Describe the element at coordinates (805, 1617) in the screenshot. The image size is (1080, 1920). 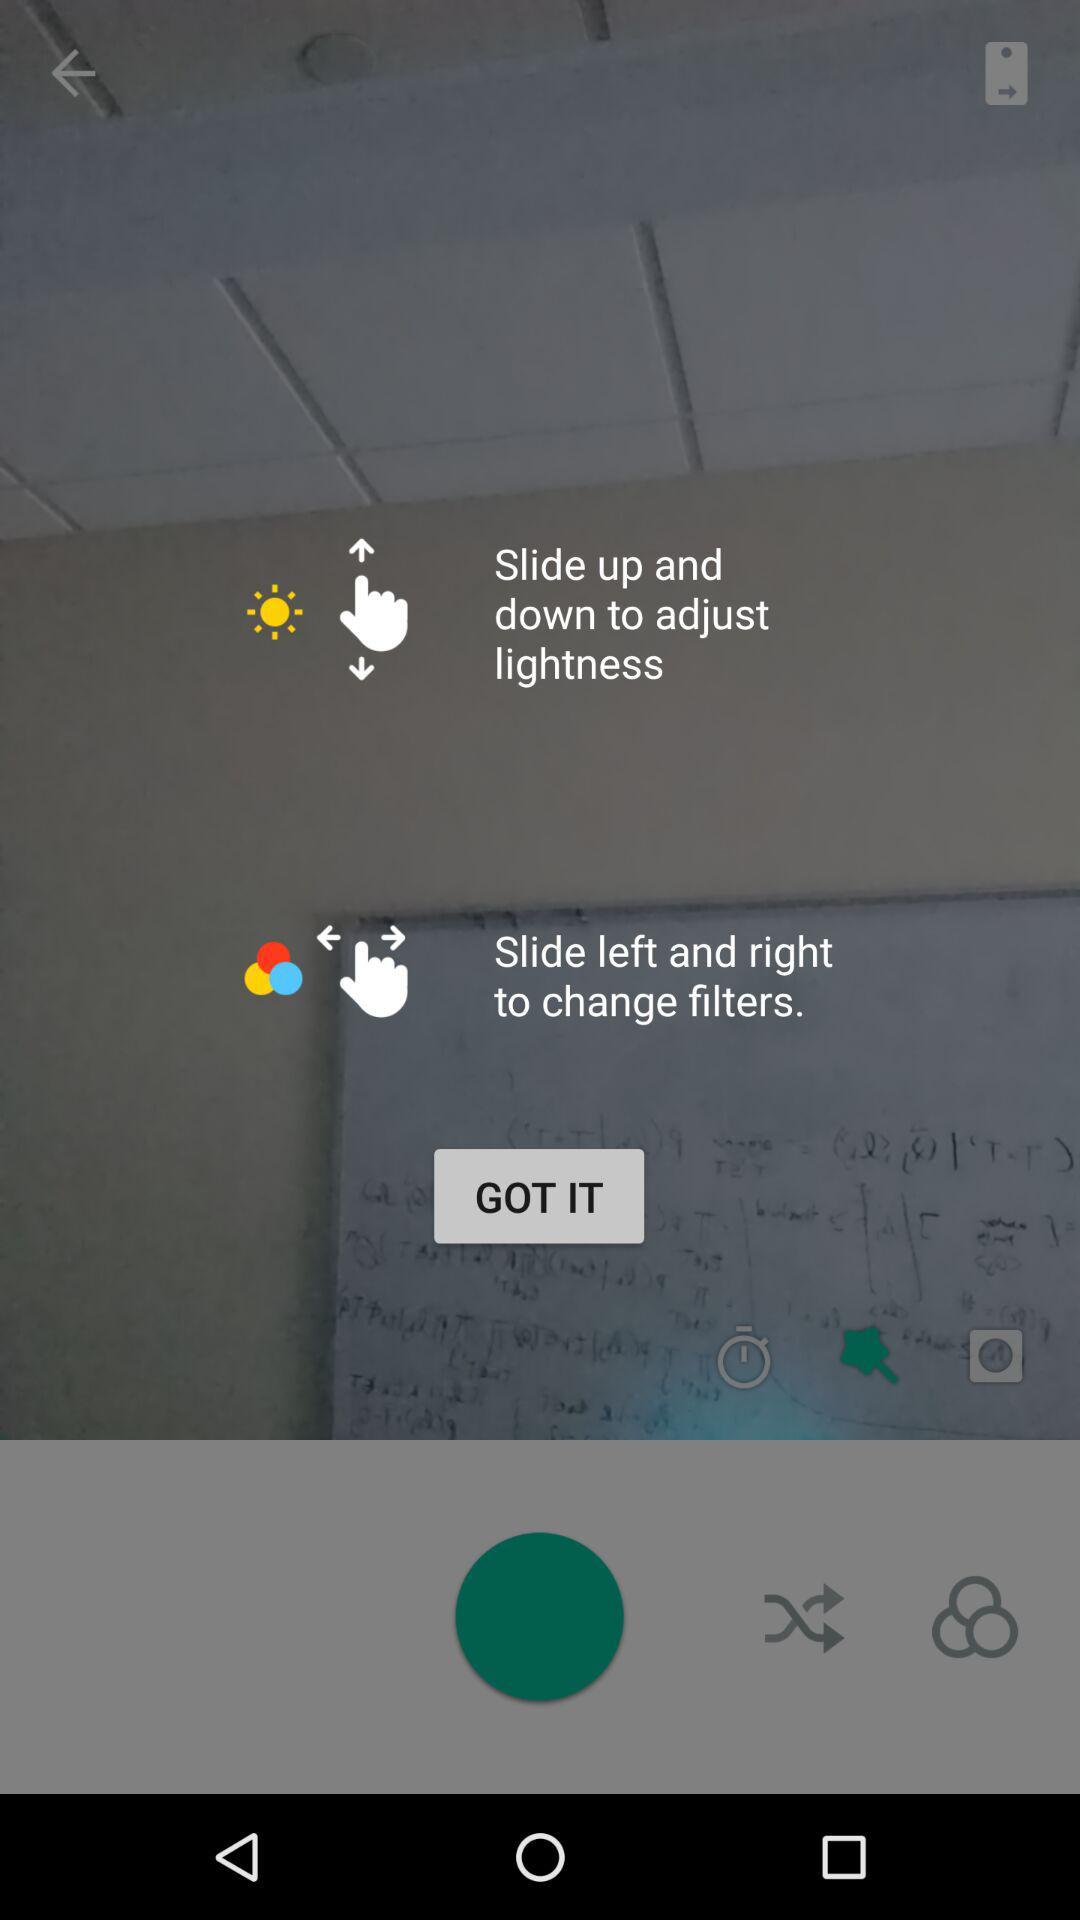
I see `shuffle option` at that location.